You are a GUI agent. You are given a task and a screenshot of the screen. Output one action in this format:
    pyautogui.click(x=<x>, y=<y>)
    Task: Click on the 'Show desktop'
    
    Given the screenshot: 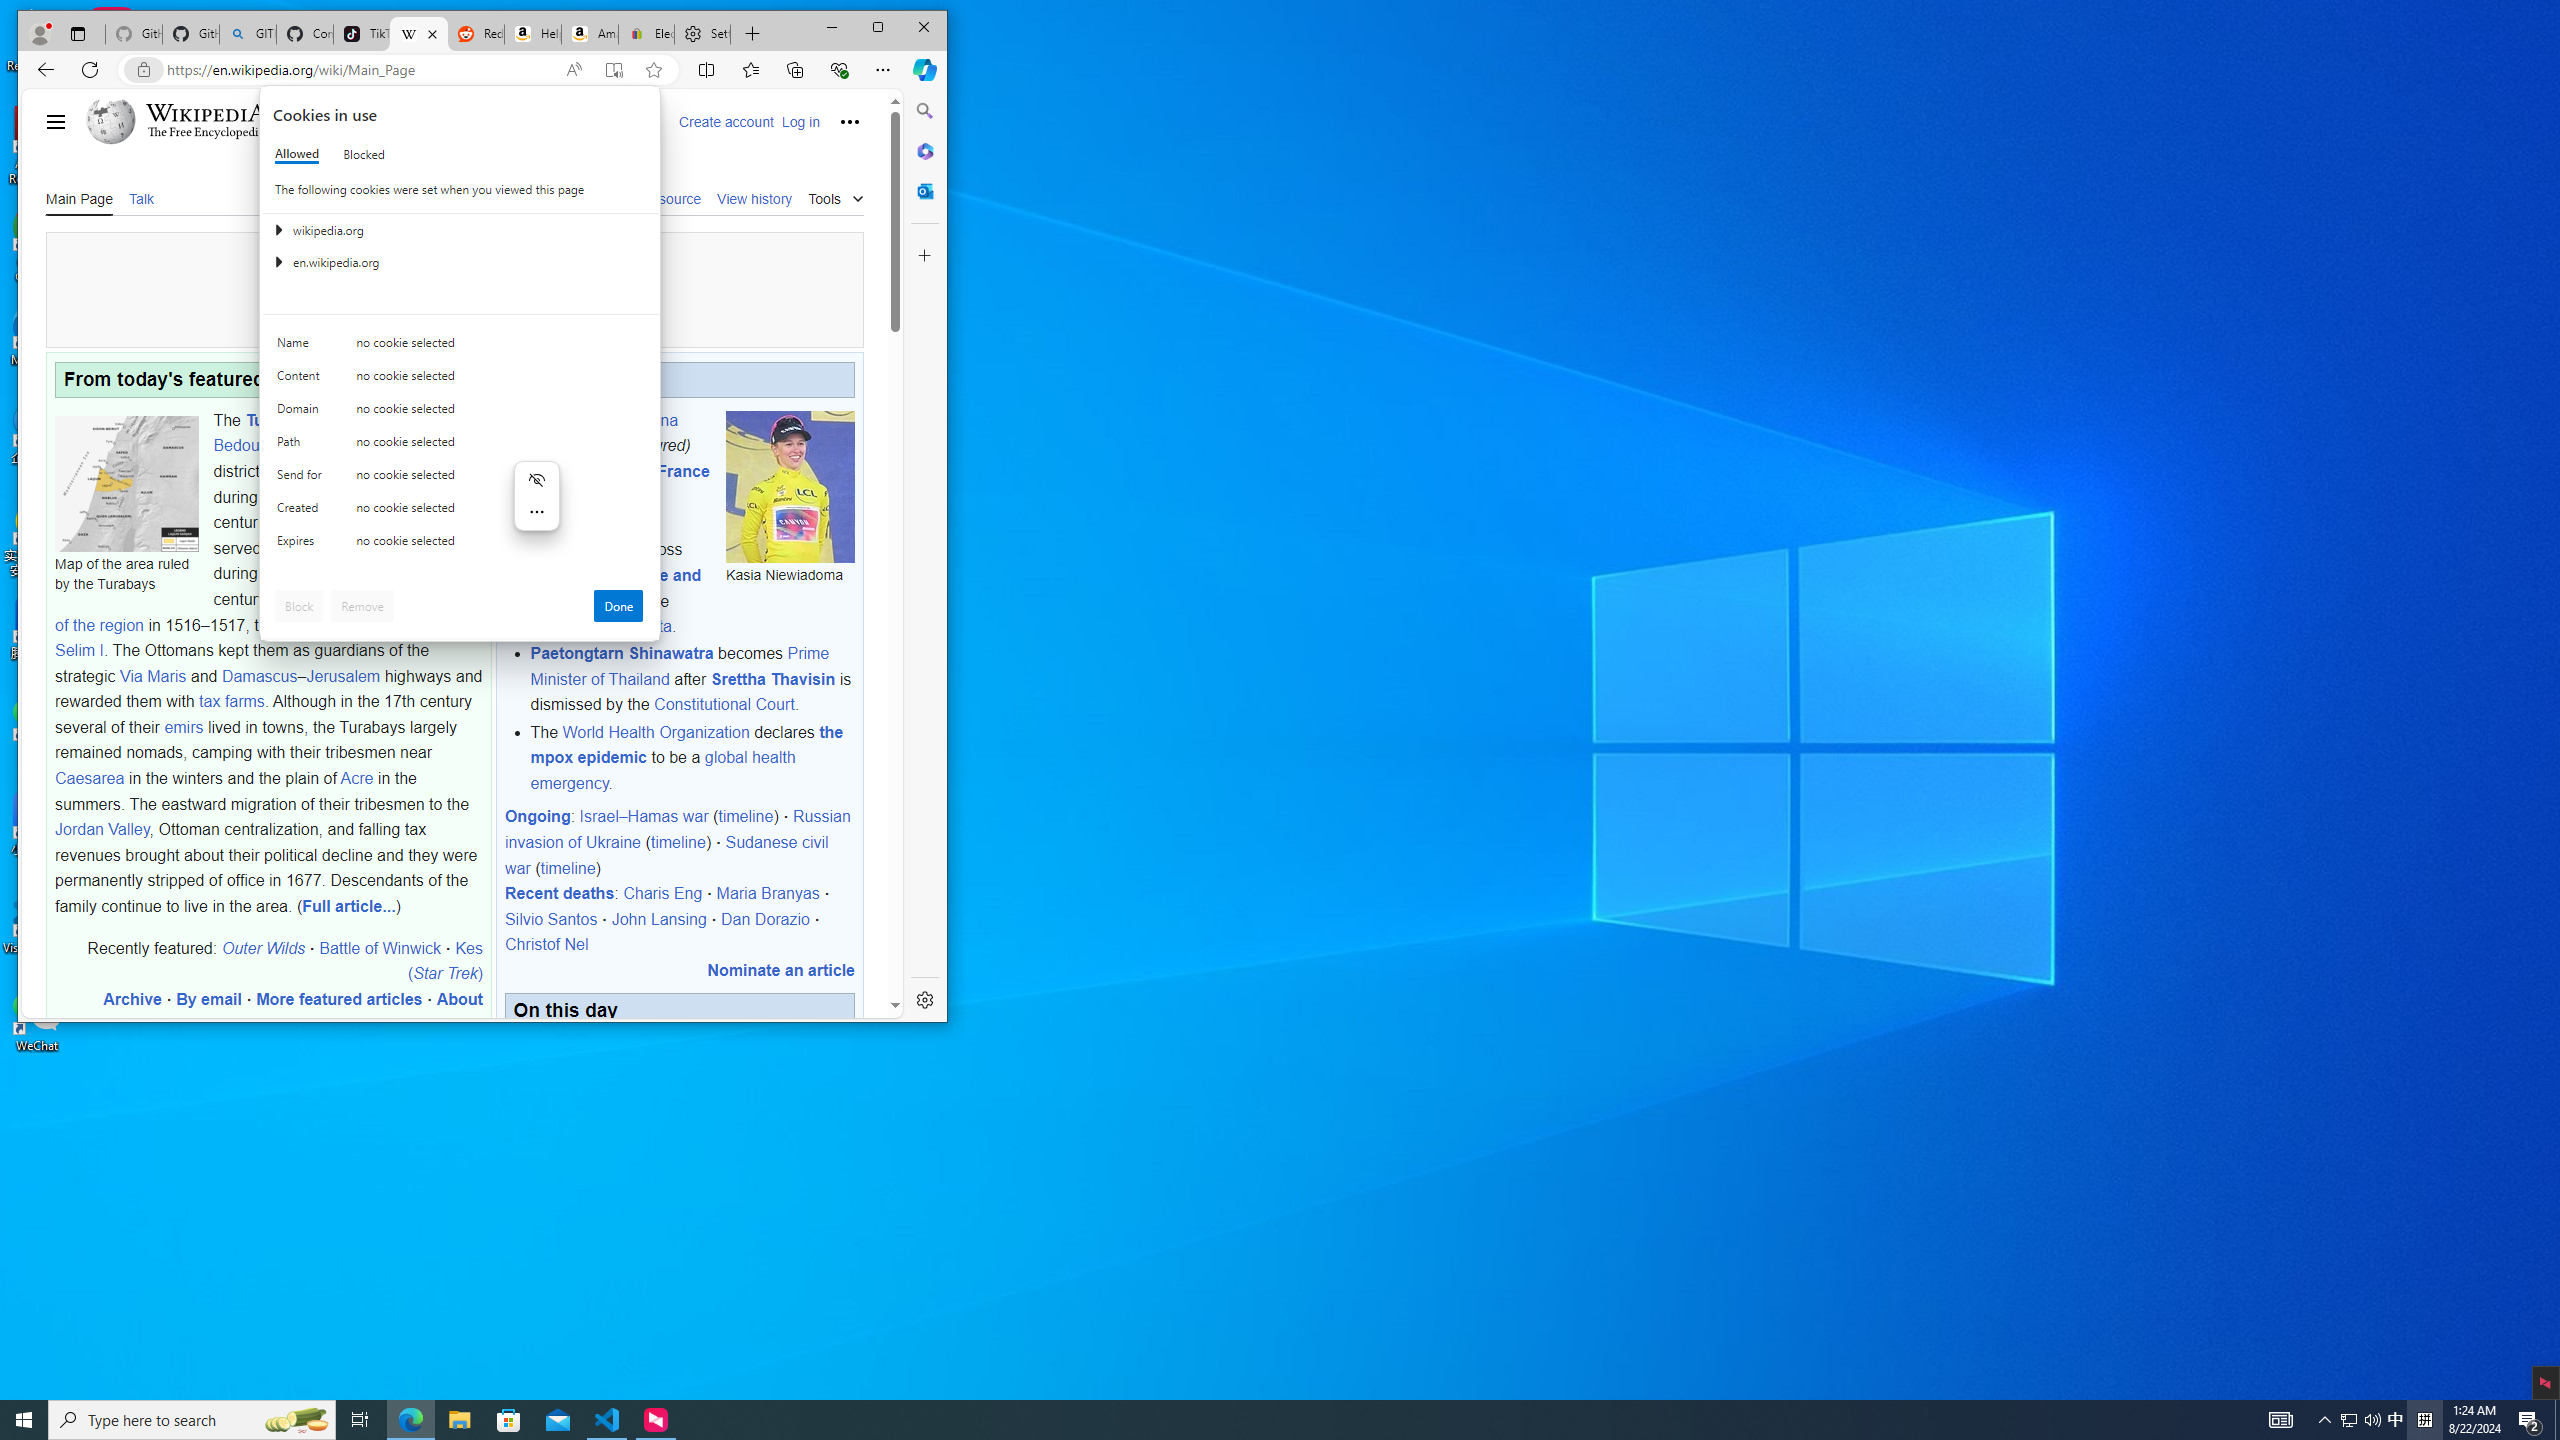 What is the action you would take?
    pyautogui.click(x=2556, y=1418)
    